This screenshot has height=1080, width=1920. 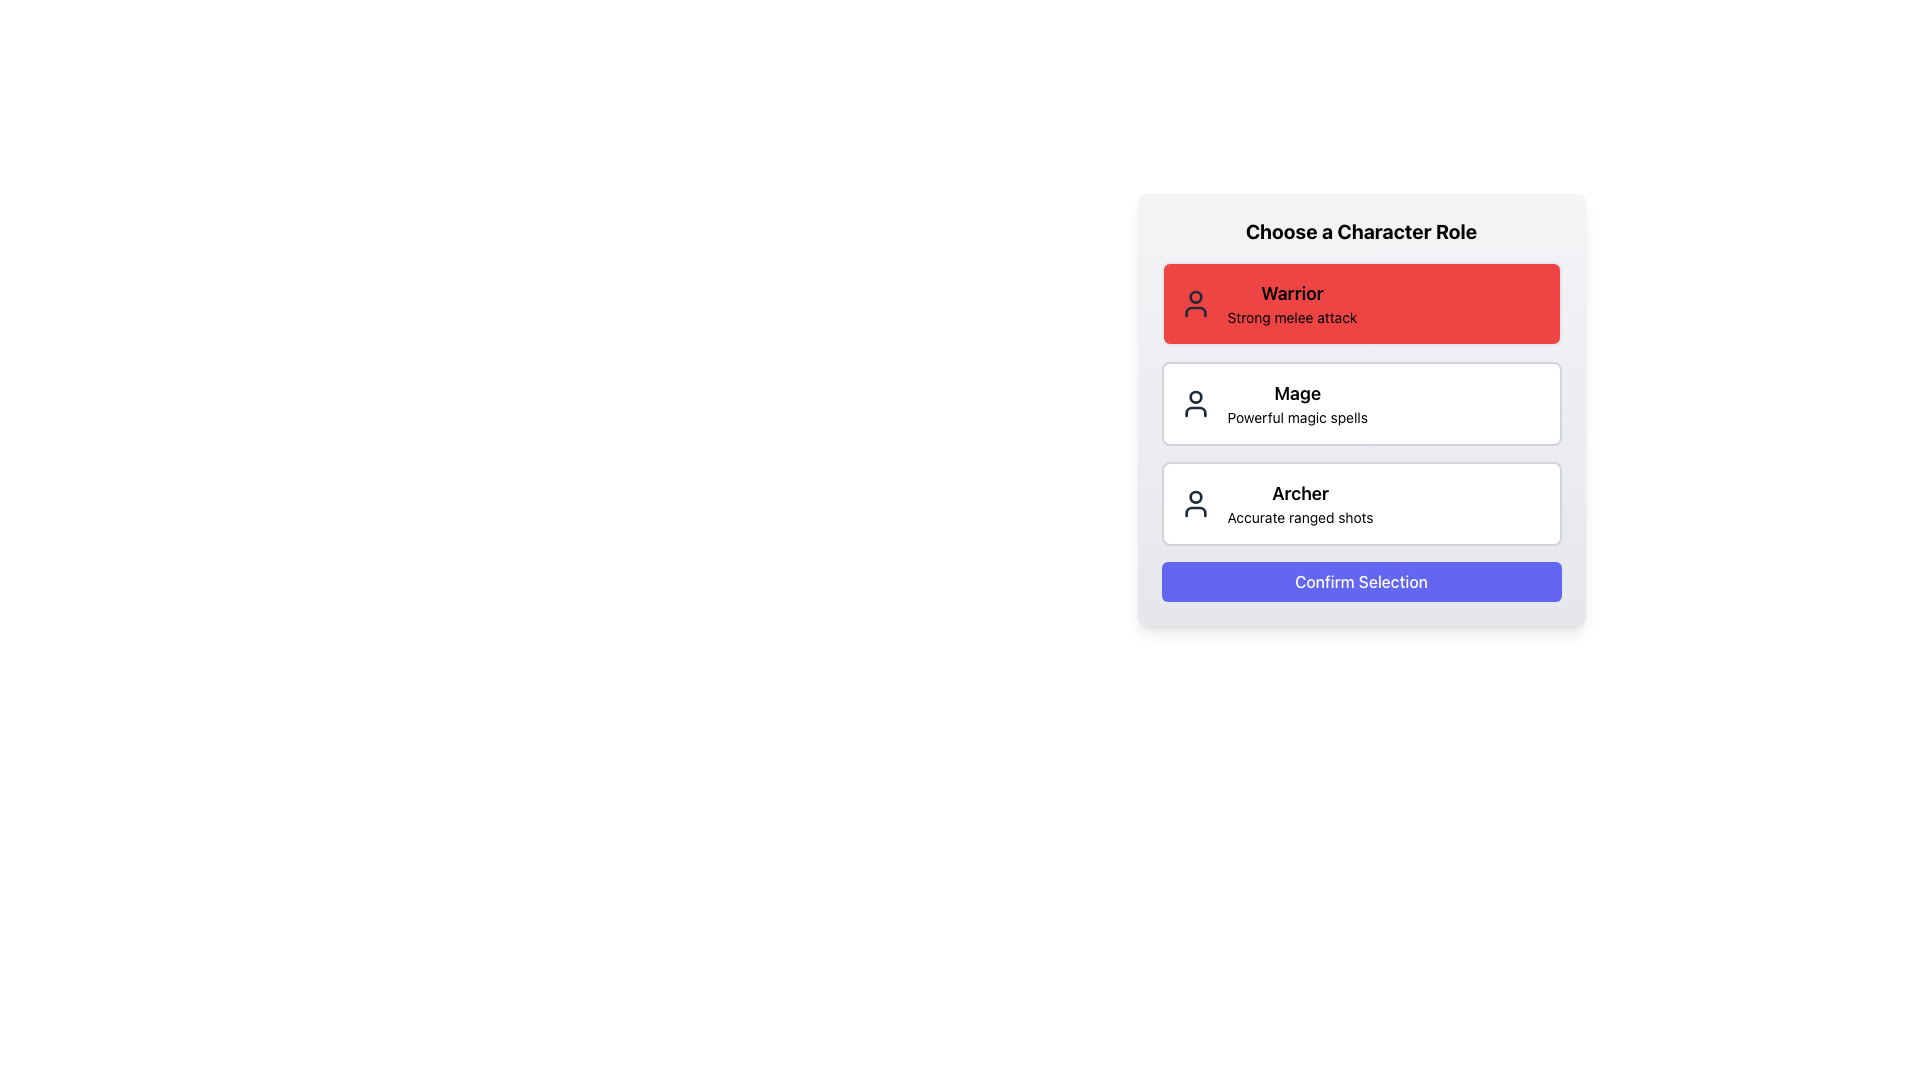 What do you see at coordinates (1195, 511) in the screenshot?
I see `the bottom part of the silhouette representing a person in the 'Archer' option of the selection menu` at bounding box center [1195, 511].